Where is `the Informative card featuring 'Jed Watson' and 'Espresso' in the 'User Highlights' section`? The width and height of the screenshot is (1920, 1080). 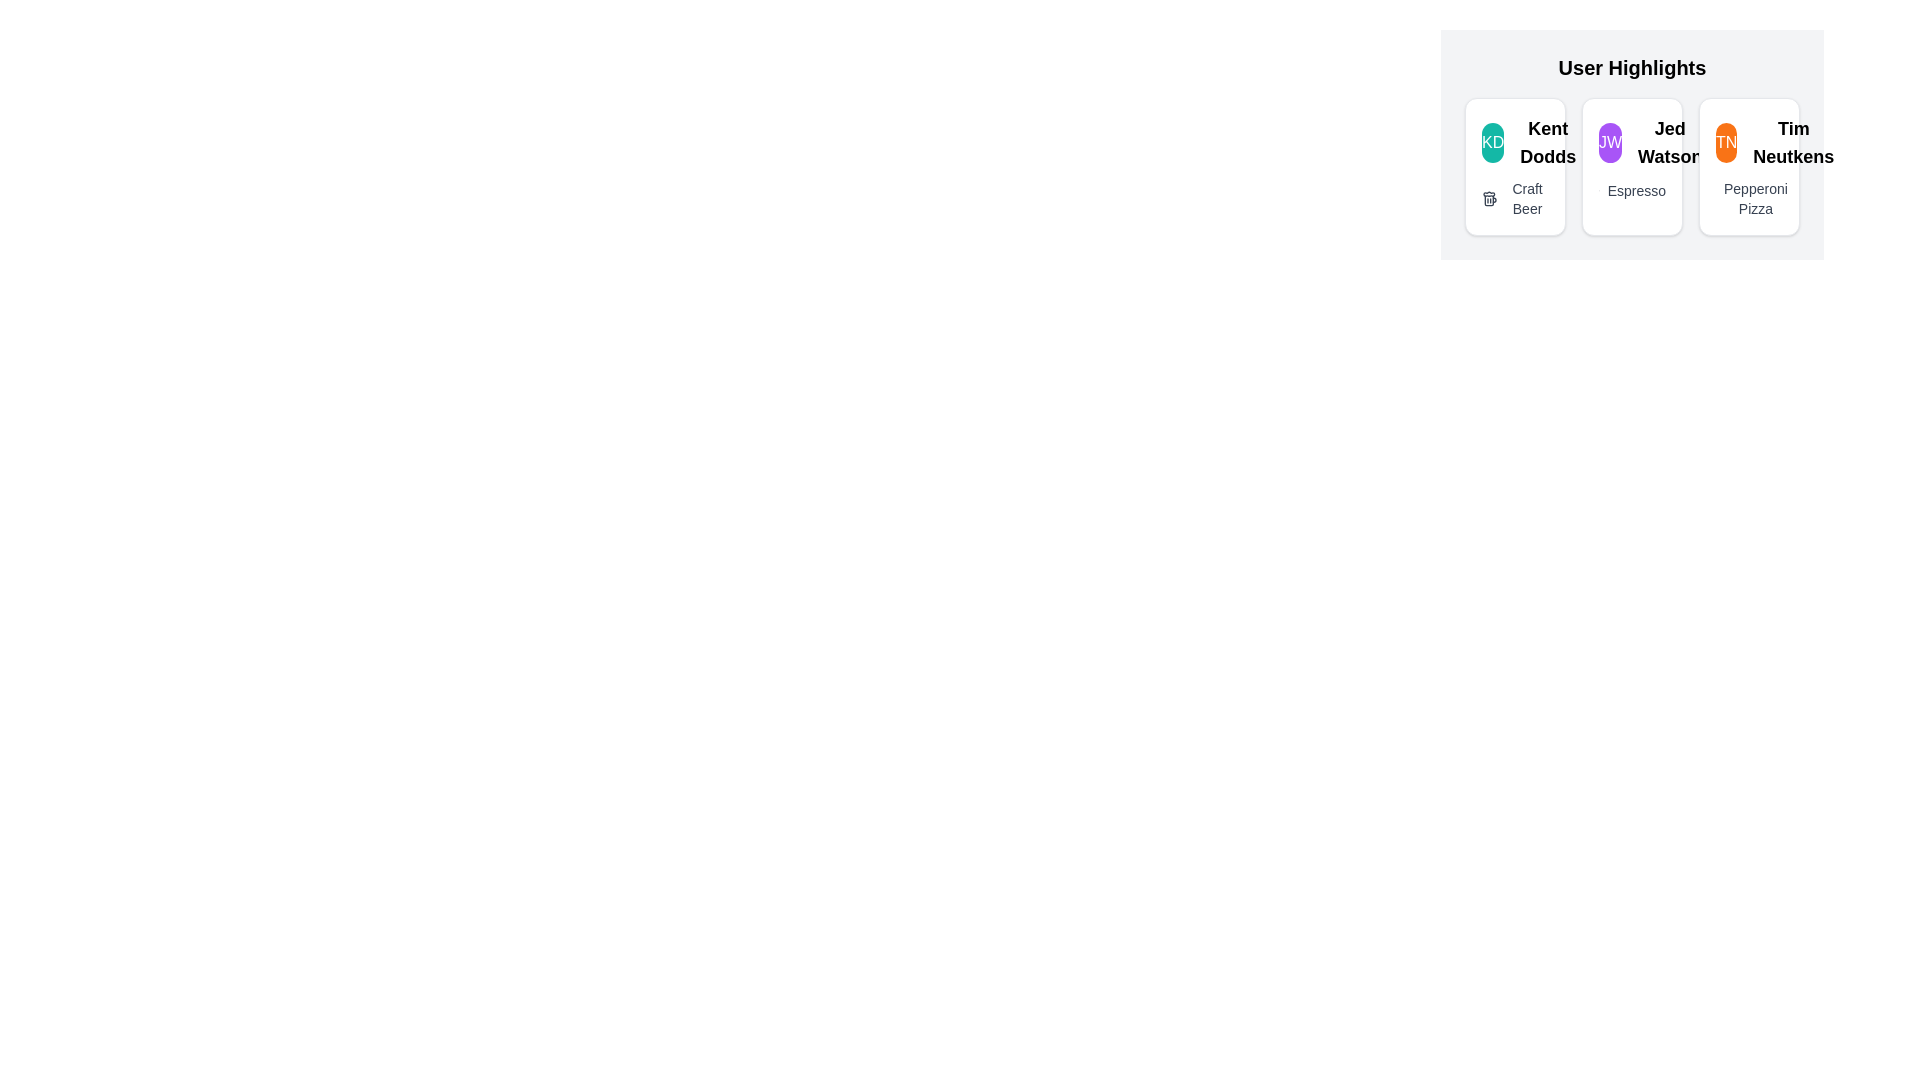
the Informative card featuring 'Jed Watson' and 'Espresso' in the 'User Highlights' section is located at coordinates (1632, 165).